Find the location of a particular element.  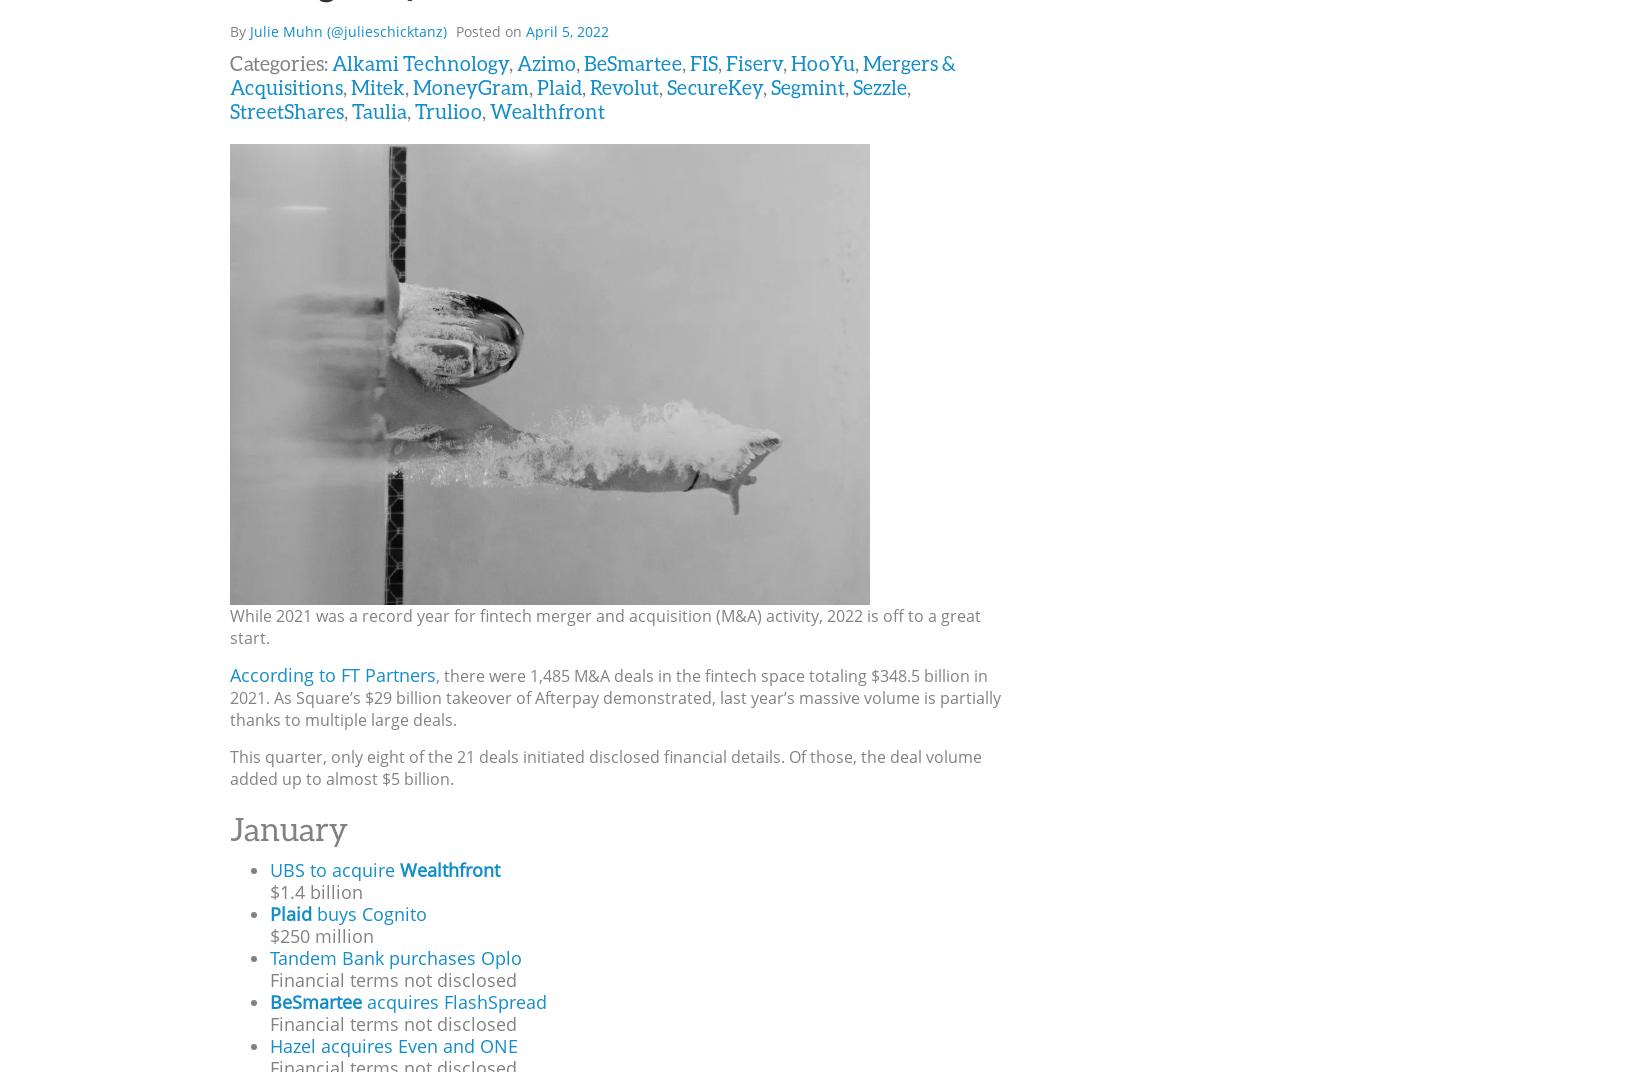

'UBS to acquire' is located at coordinates (334, 867).